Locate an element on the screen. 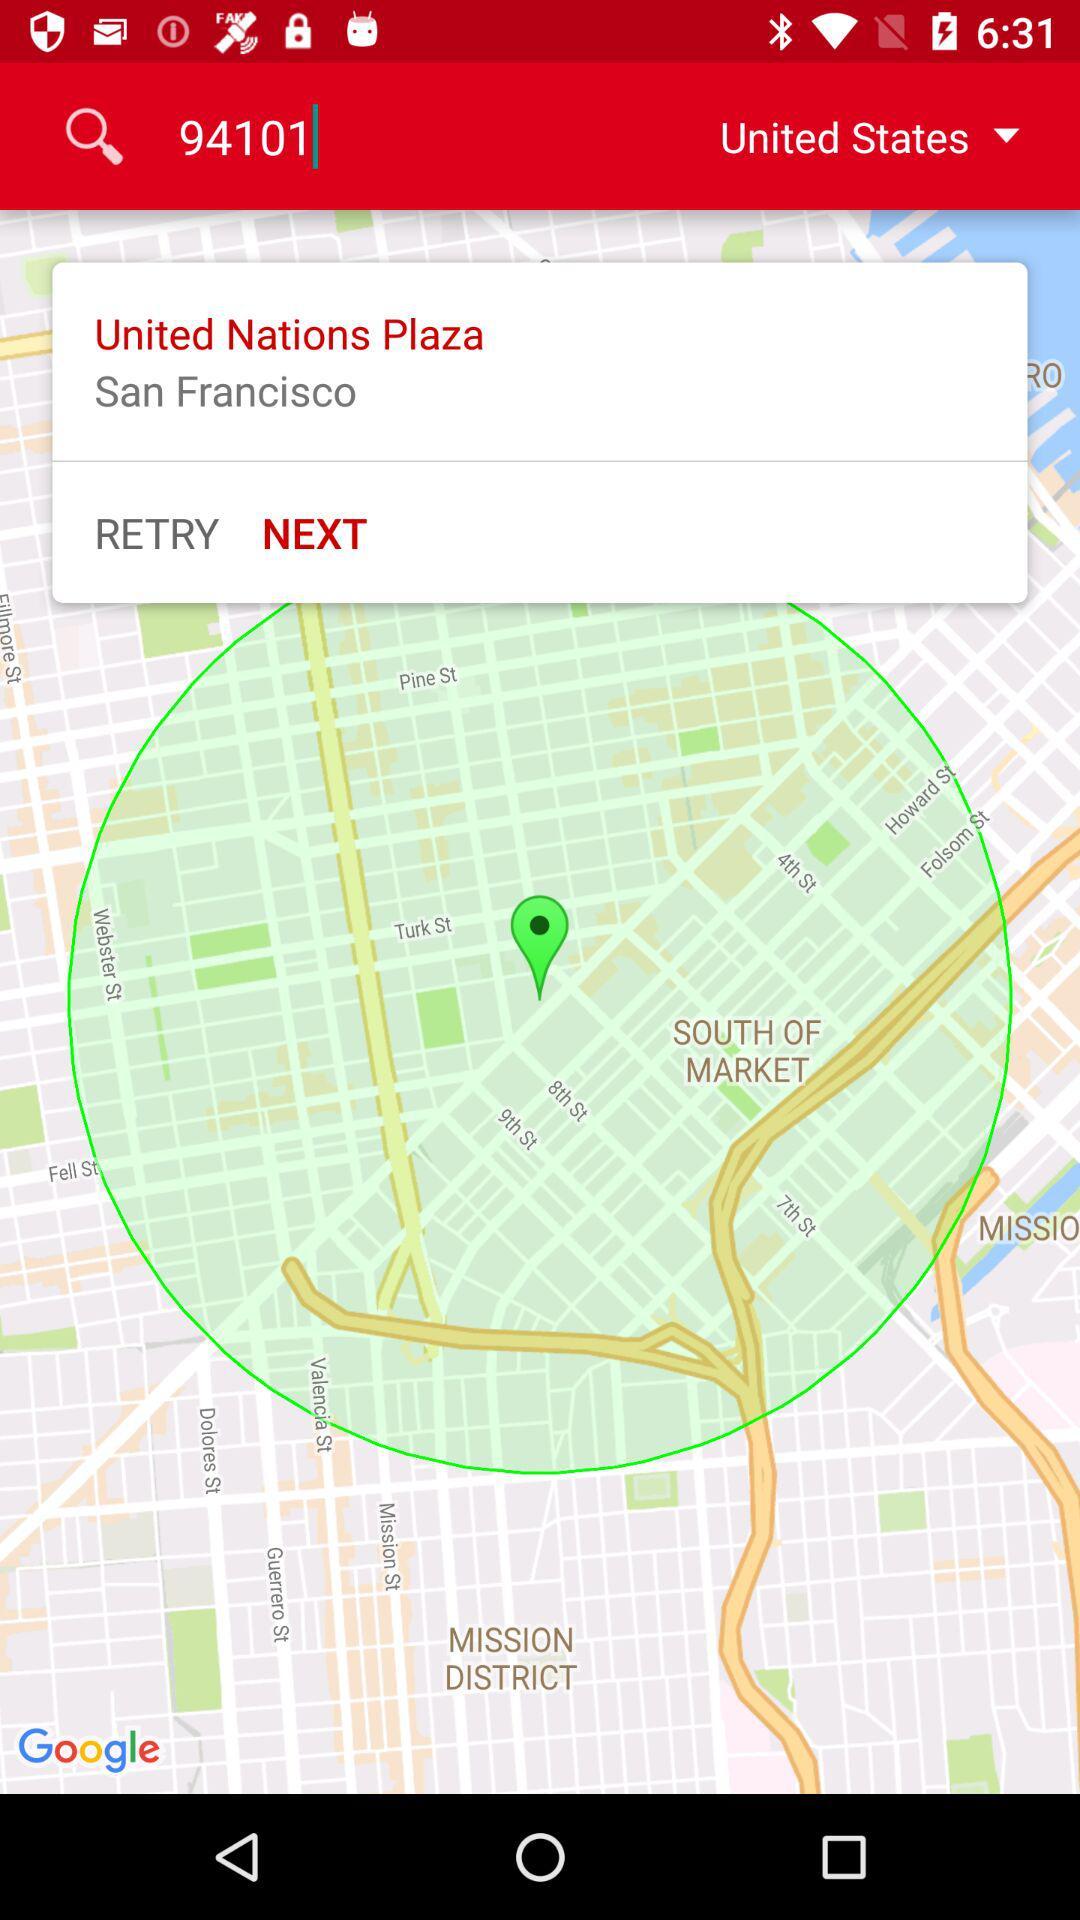 Image resolution: width=1080 pixels, height=1920 pixels. retry icon is located at coordinates (156, 532).